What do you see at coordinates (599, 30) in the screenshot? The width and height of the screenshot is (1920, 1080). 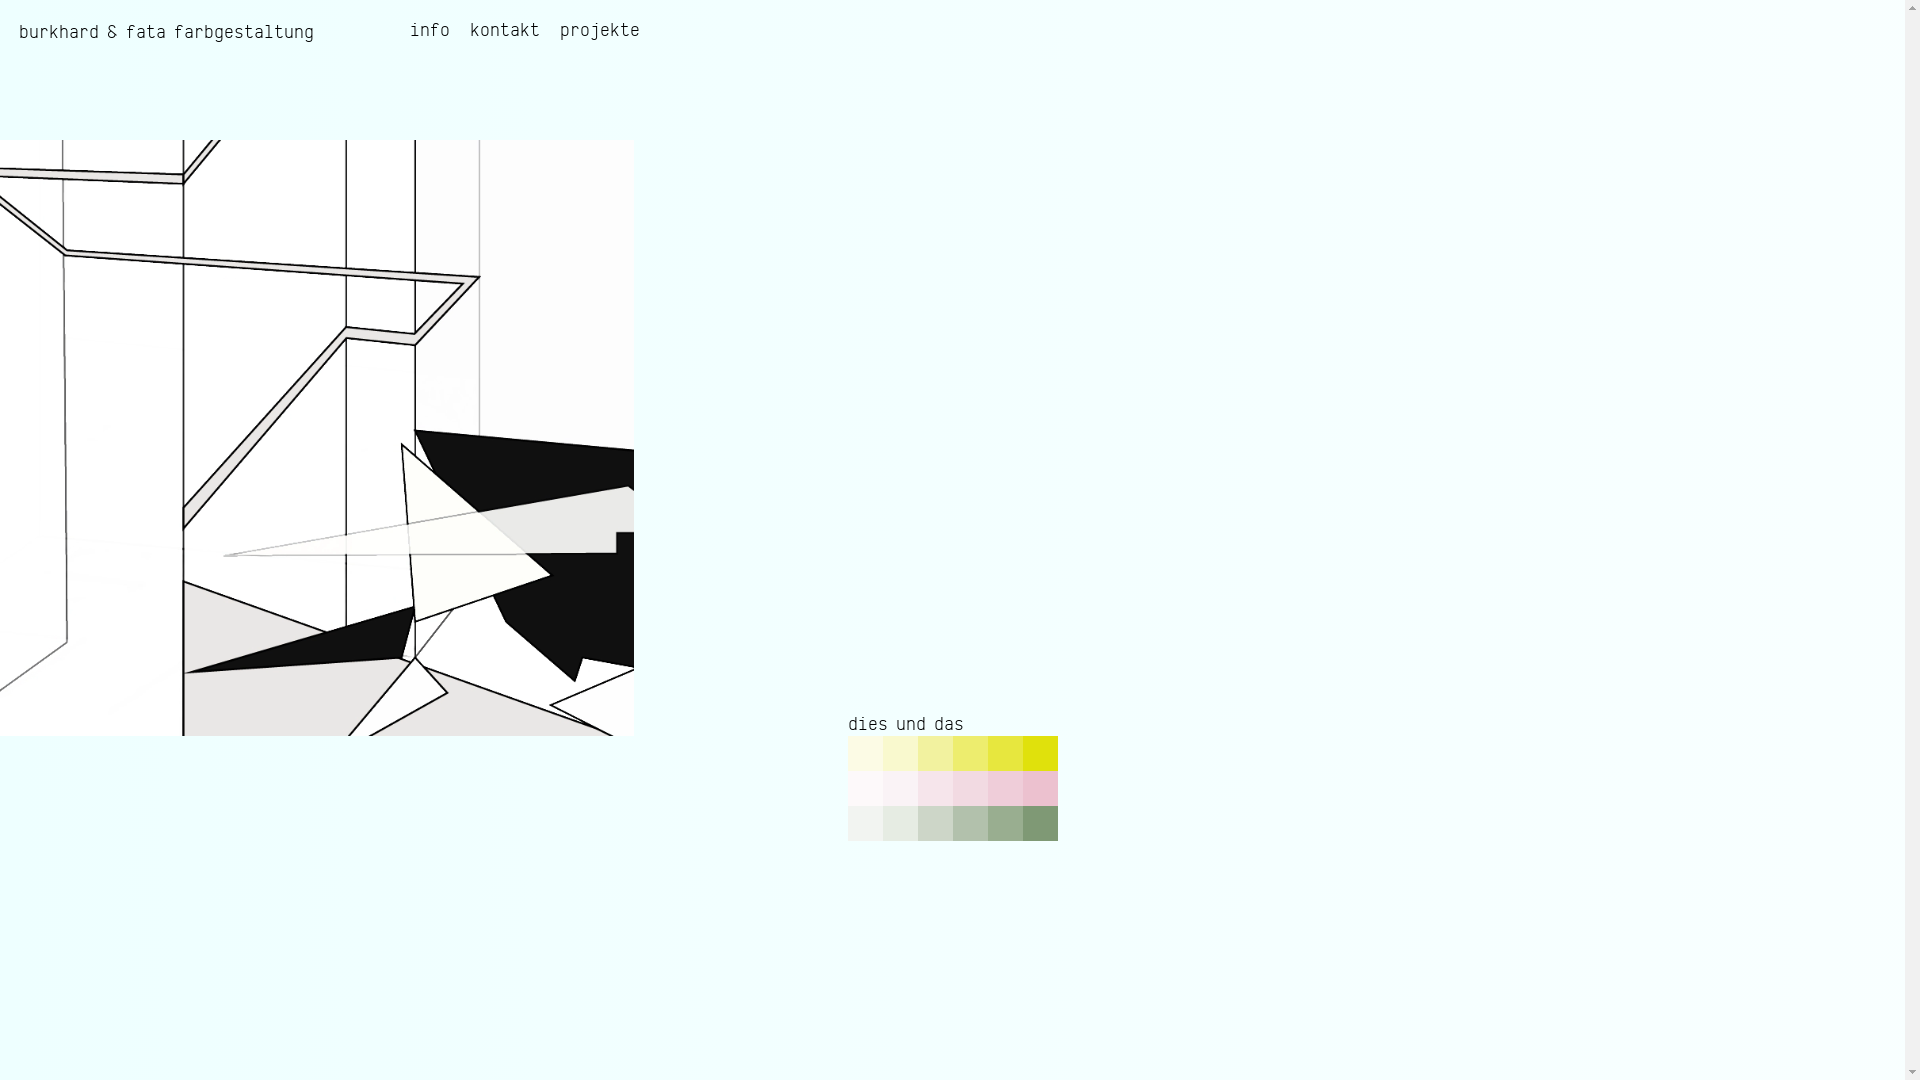 I see `'projekte'` at bounding box center [599, 30].